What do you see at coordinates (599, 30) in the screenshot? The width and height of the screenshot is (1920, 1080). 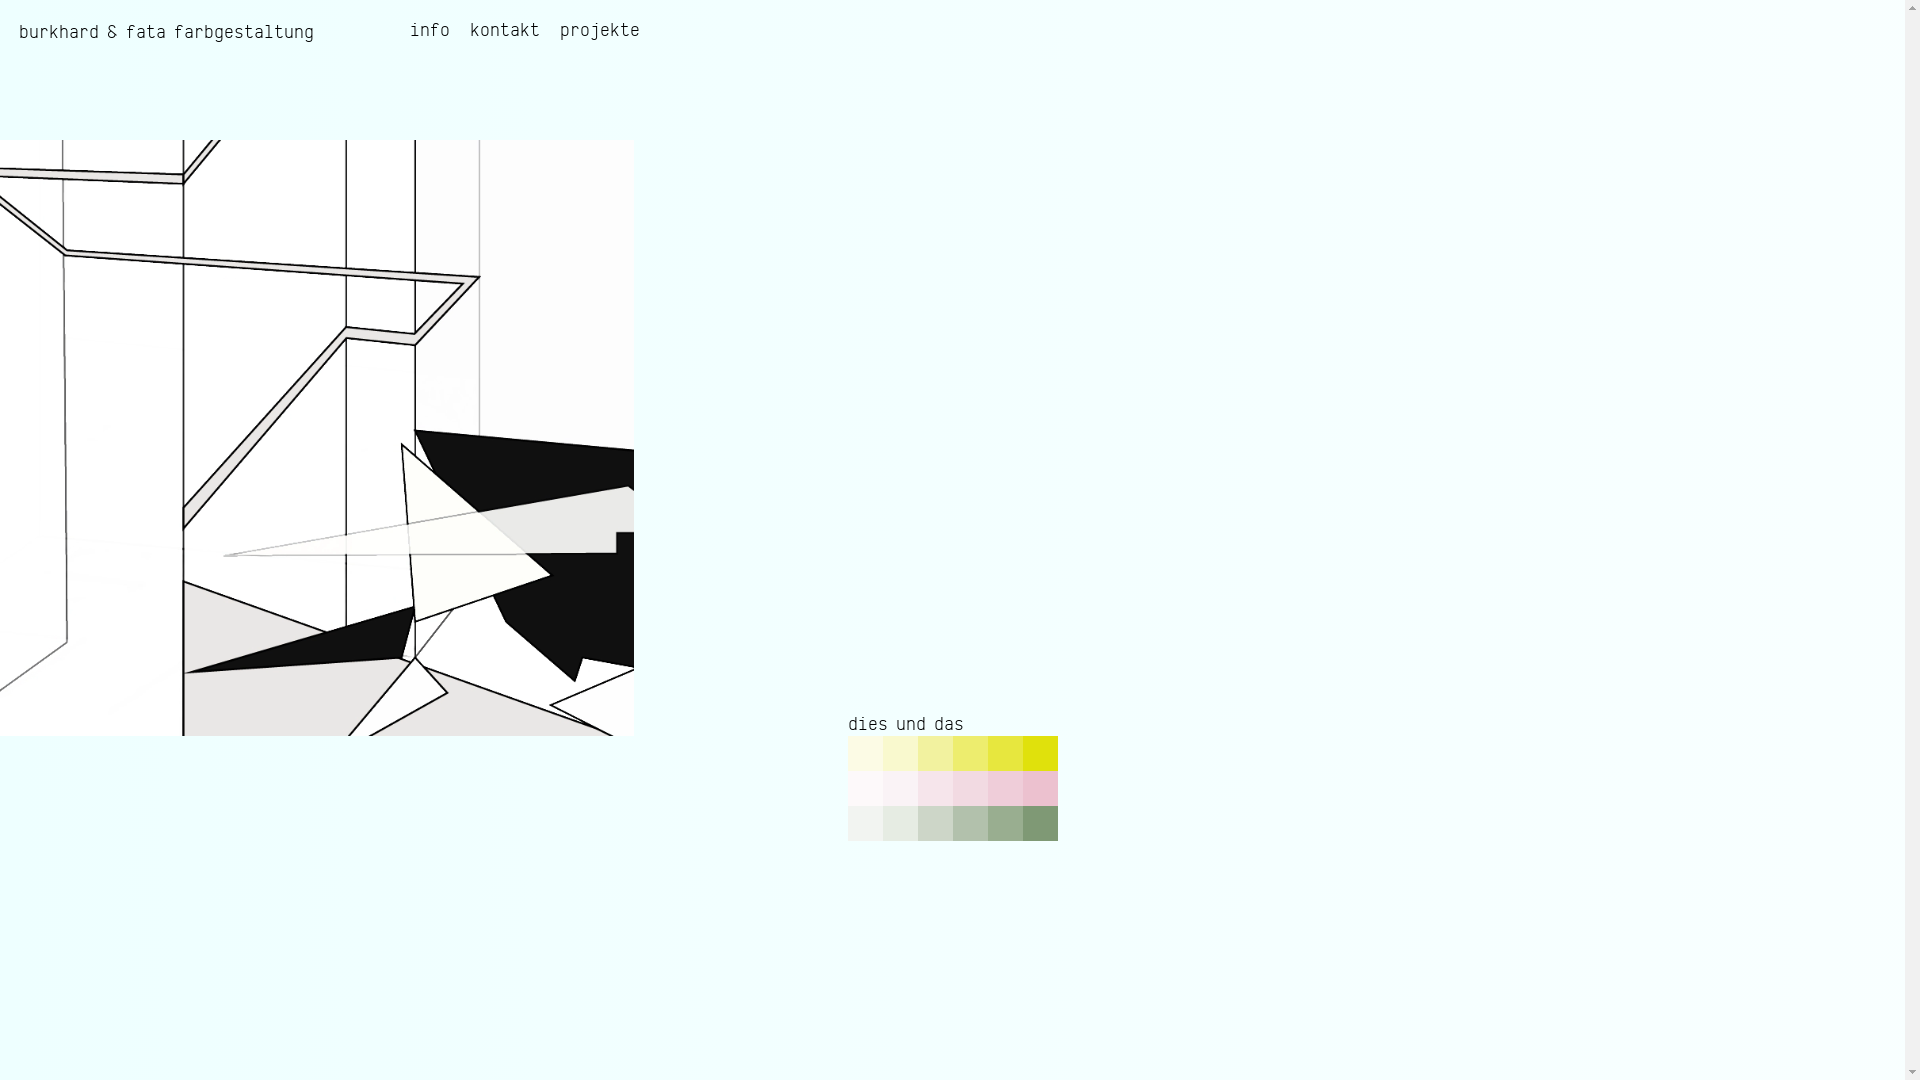 I see `'projekte'` at bounding box center [599, 30].